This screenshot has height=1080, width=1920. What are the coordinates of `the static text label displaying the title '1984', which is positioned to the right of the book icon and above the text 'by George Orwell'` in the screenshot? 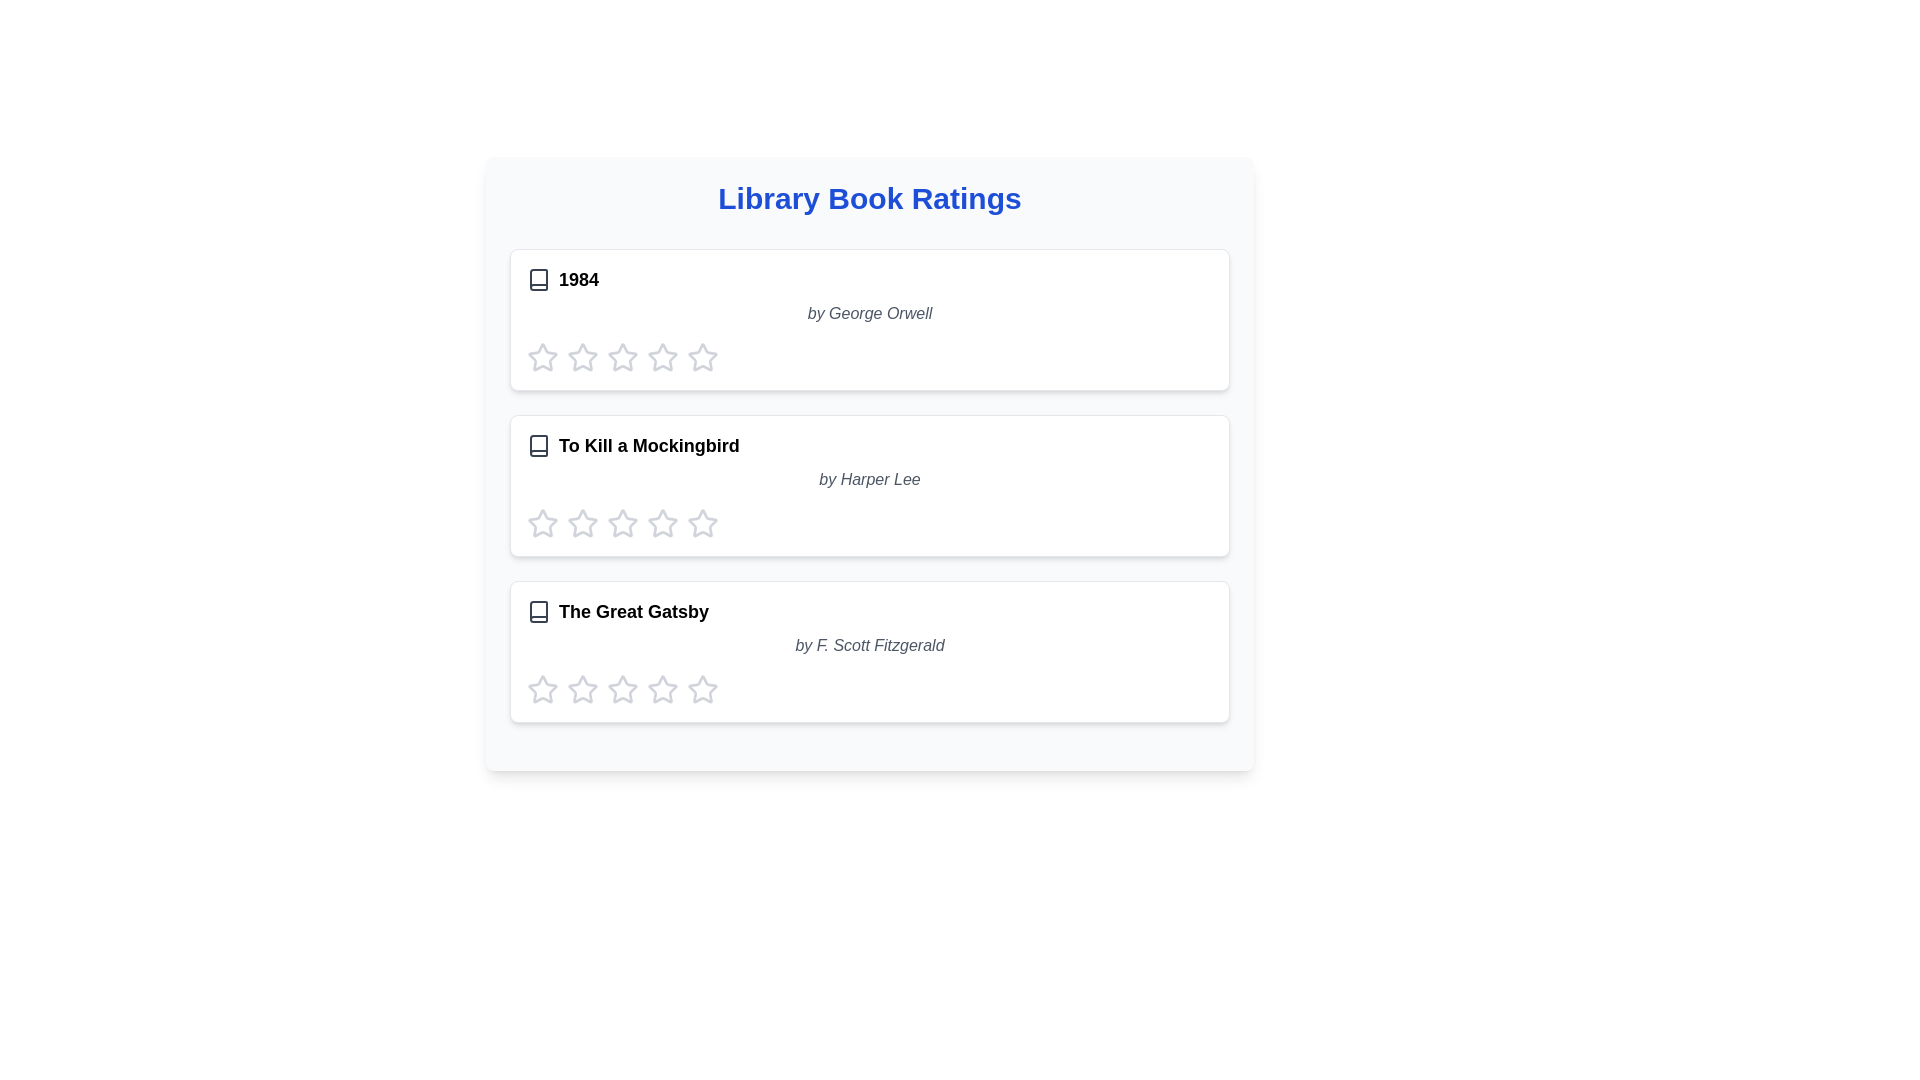 It's located at (578, 280).